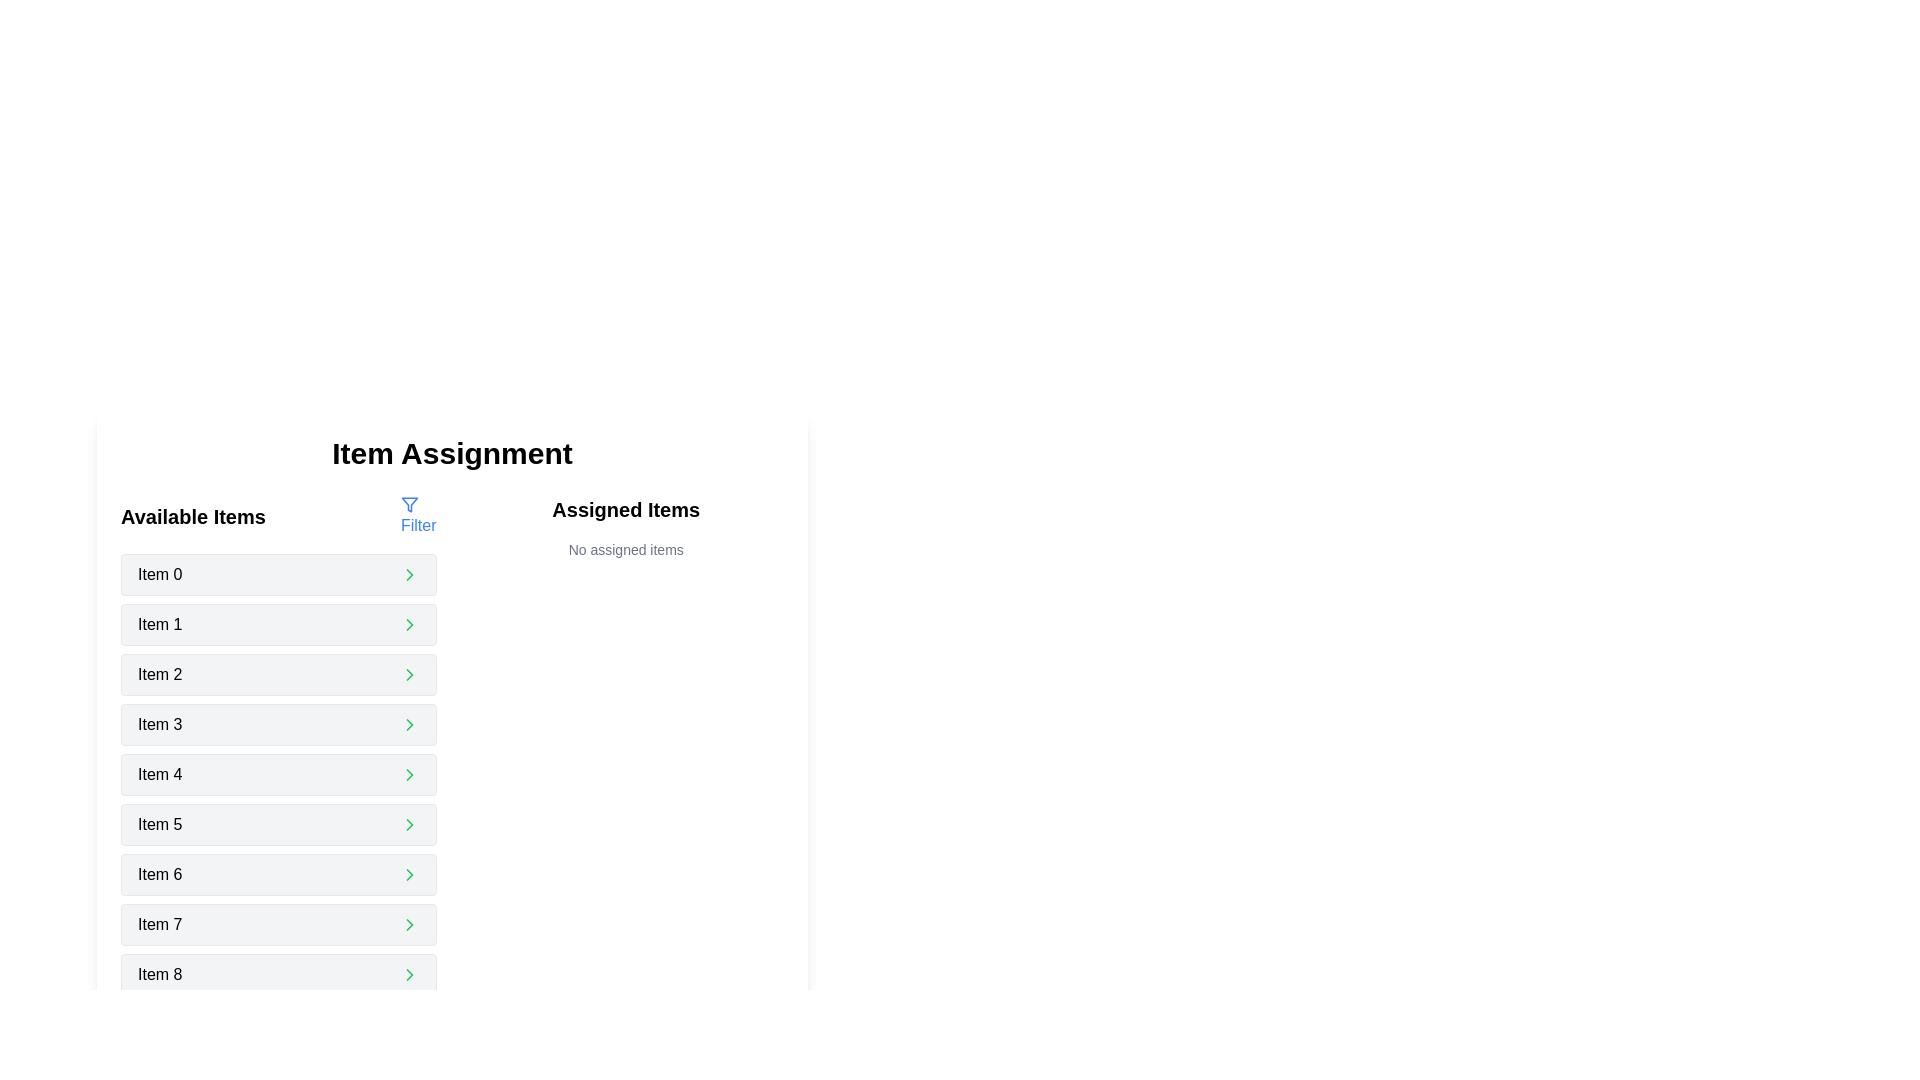  I want to click on the green chevron icon adjacent to 'Item 2' in the 'Available Items' list, so click(408, 675).